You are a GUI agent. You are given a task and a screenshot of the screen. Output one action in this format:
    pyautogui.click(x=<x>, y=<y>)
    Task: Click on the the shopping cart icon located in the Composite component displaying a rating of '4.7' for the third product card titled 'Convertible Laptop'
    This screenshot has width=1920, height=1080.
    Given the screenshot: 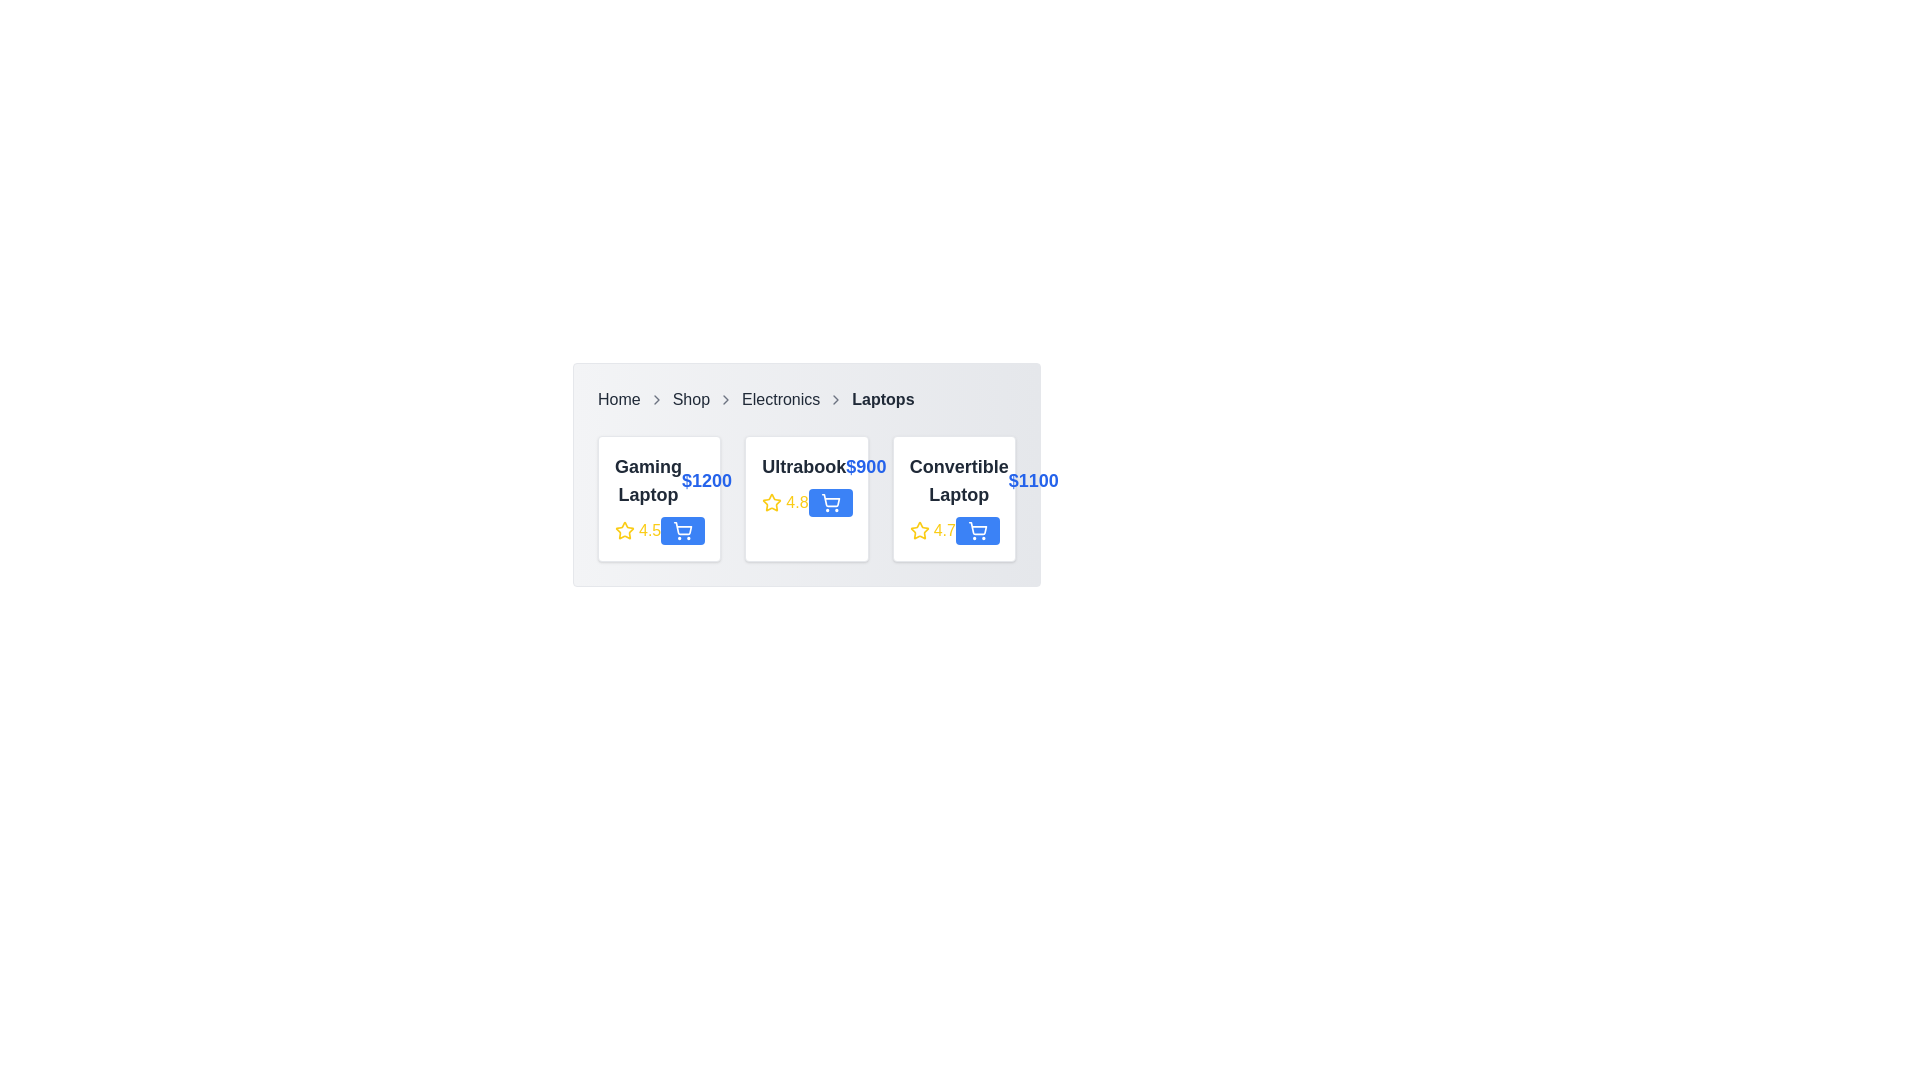 What is the action you would take?
    pyautogui.click(x=953, y=530)
    